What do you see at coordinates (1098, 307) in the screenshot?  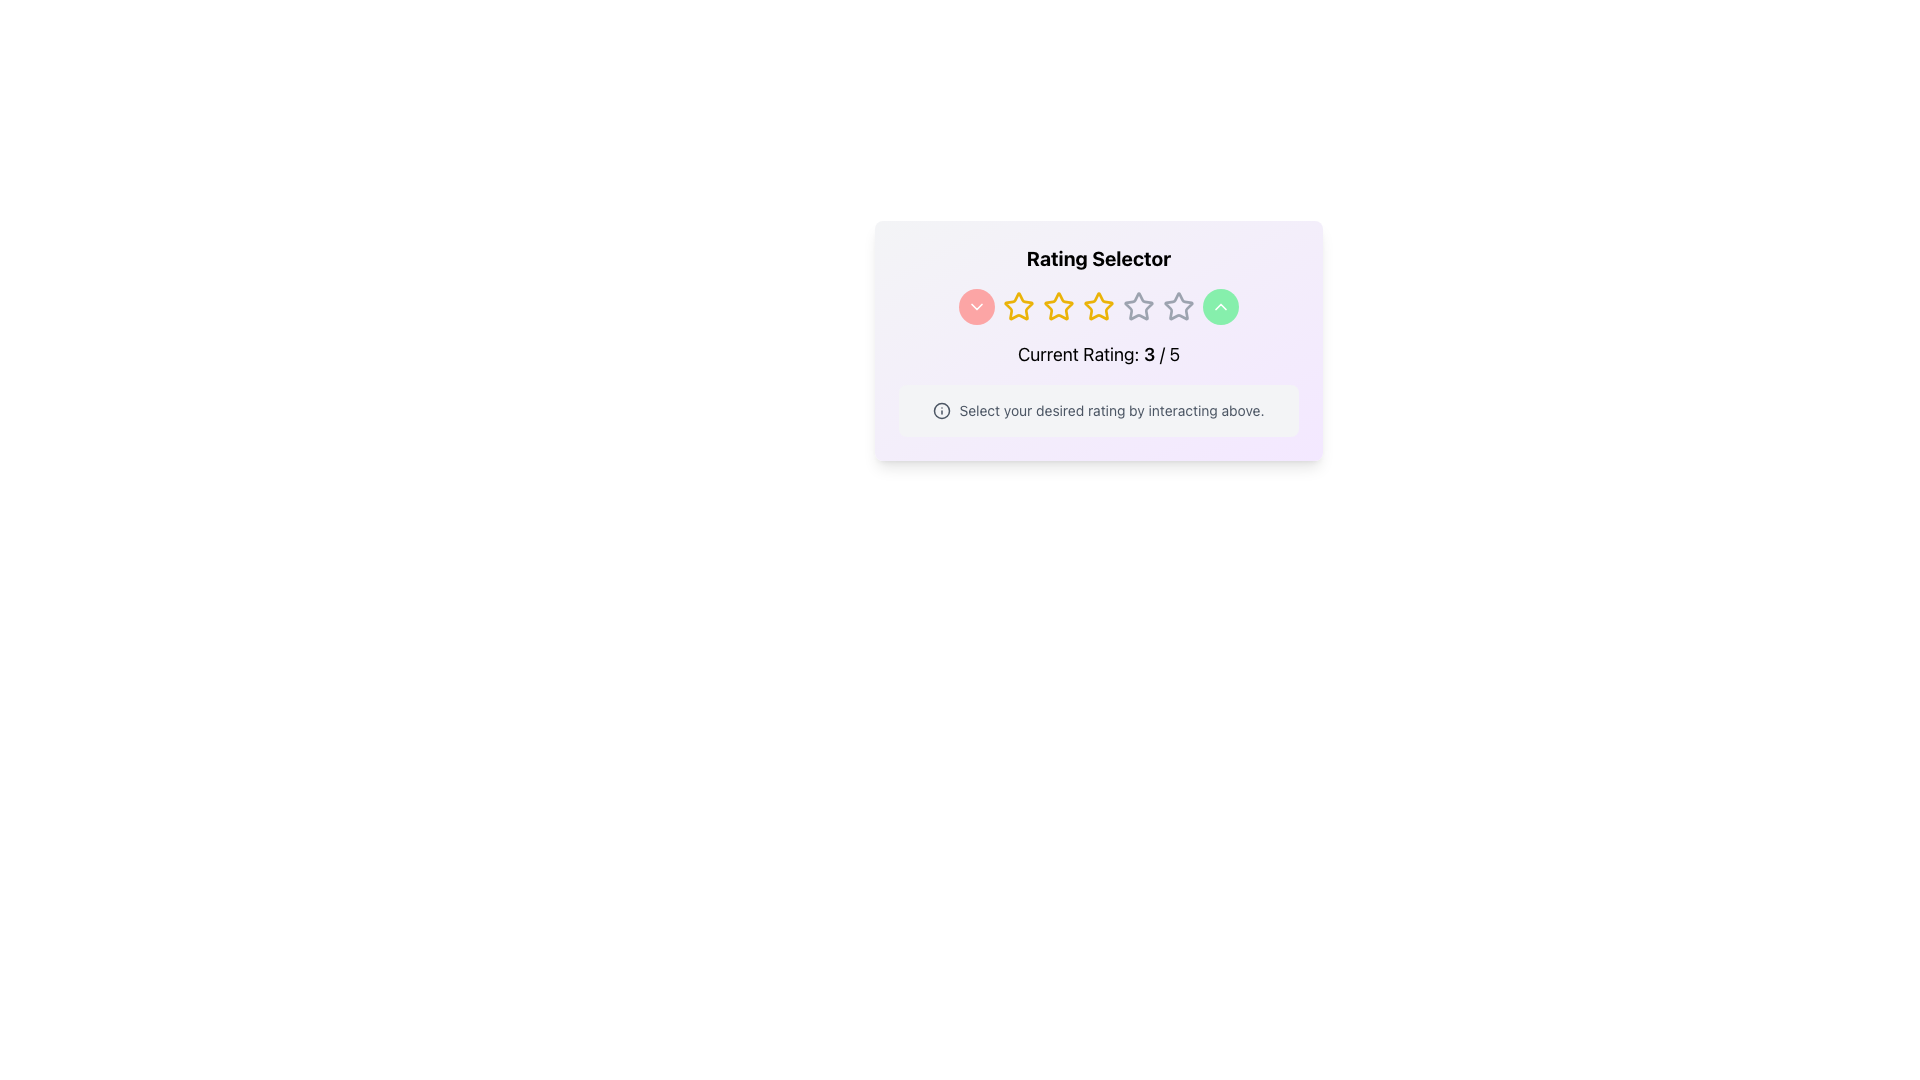 I see `the third yellow star icon in the rating selector component, which is positioned below the heading 'Rating Selector' and above the text 'Current Rating: 3 / 5'` at bounding box center [1098, 307].